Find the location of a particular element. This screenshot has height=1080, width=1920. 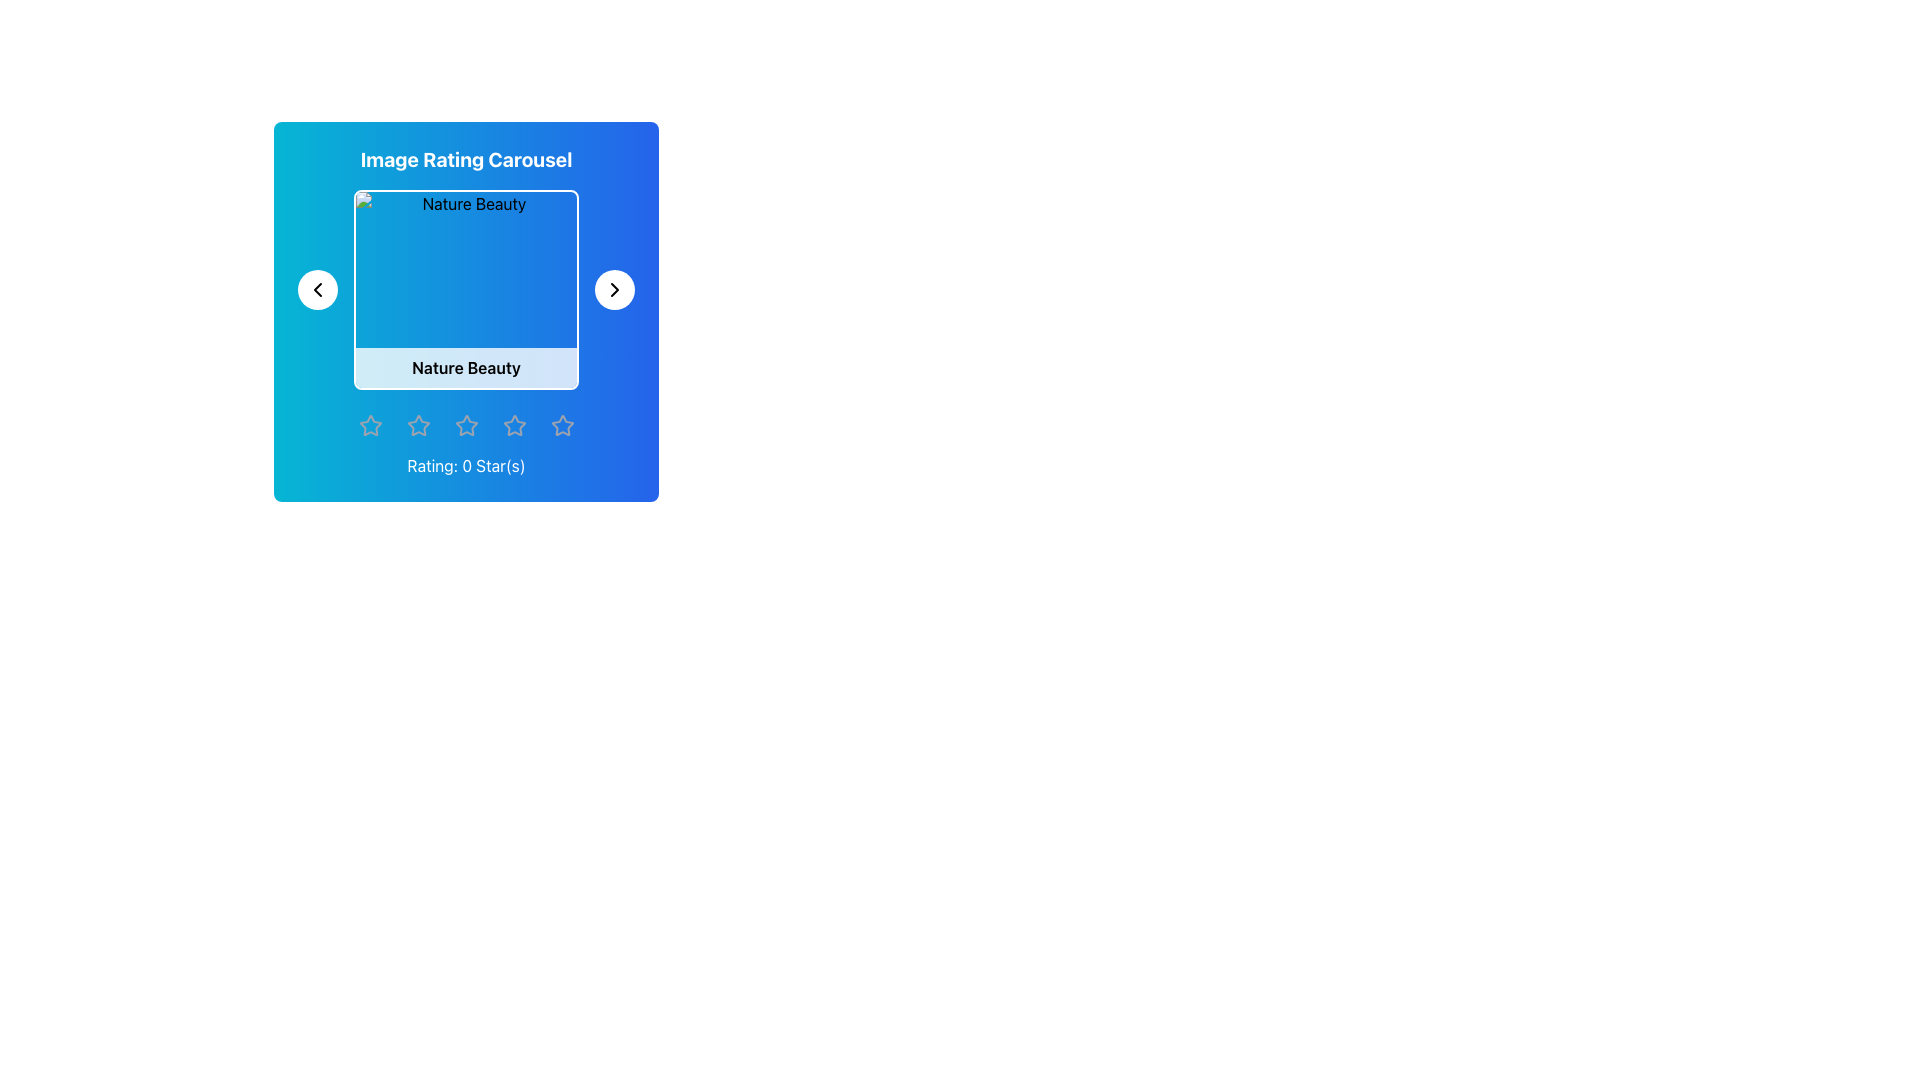

the sixth star icon, which is an outline gray star in a sequence of six stars is located at coordinates (561, 424).